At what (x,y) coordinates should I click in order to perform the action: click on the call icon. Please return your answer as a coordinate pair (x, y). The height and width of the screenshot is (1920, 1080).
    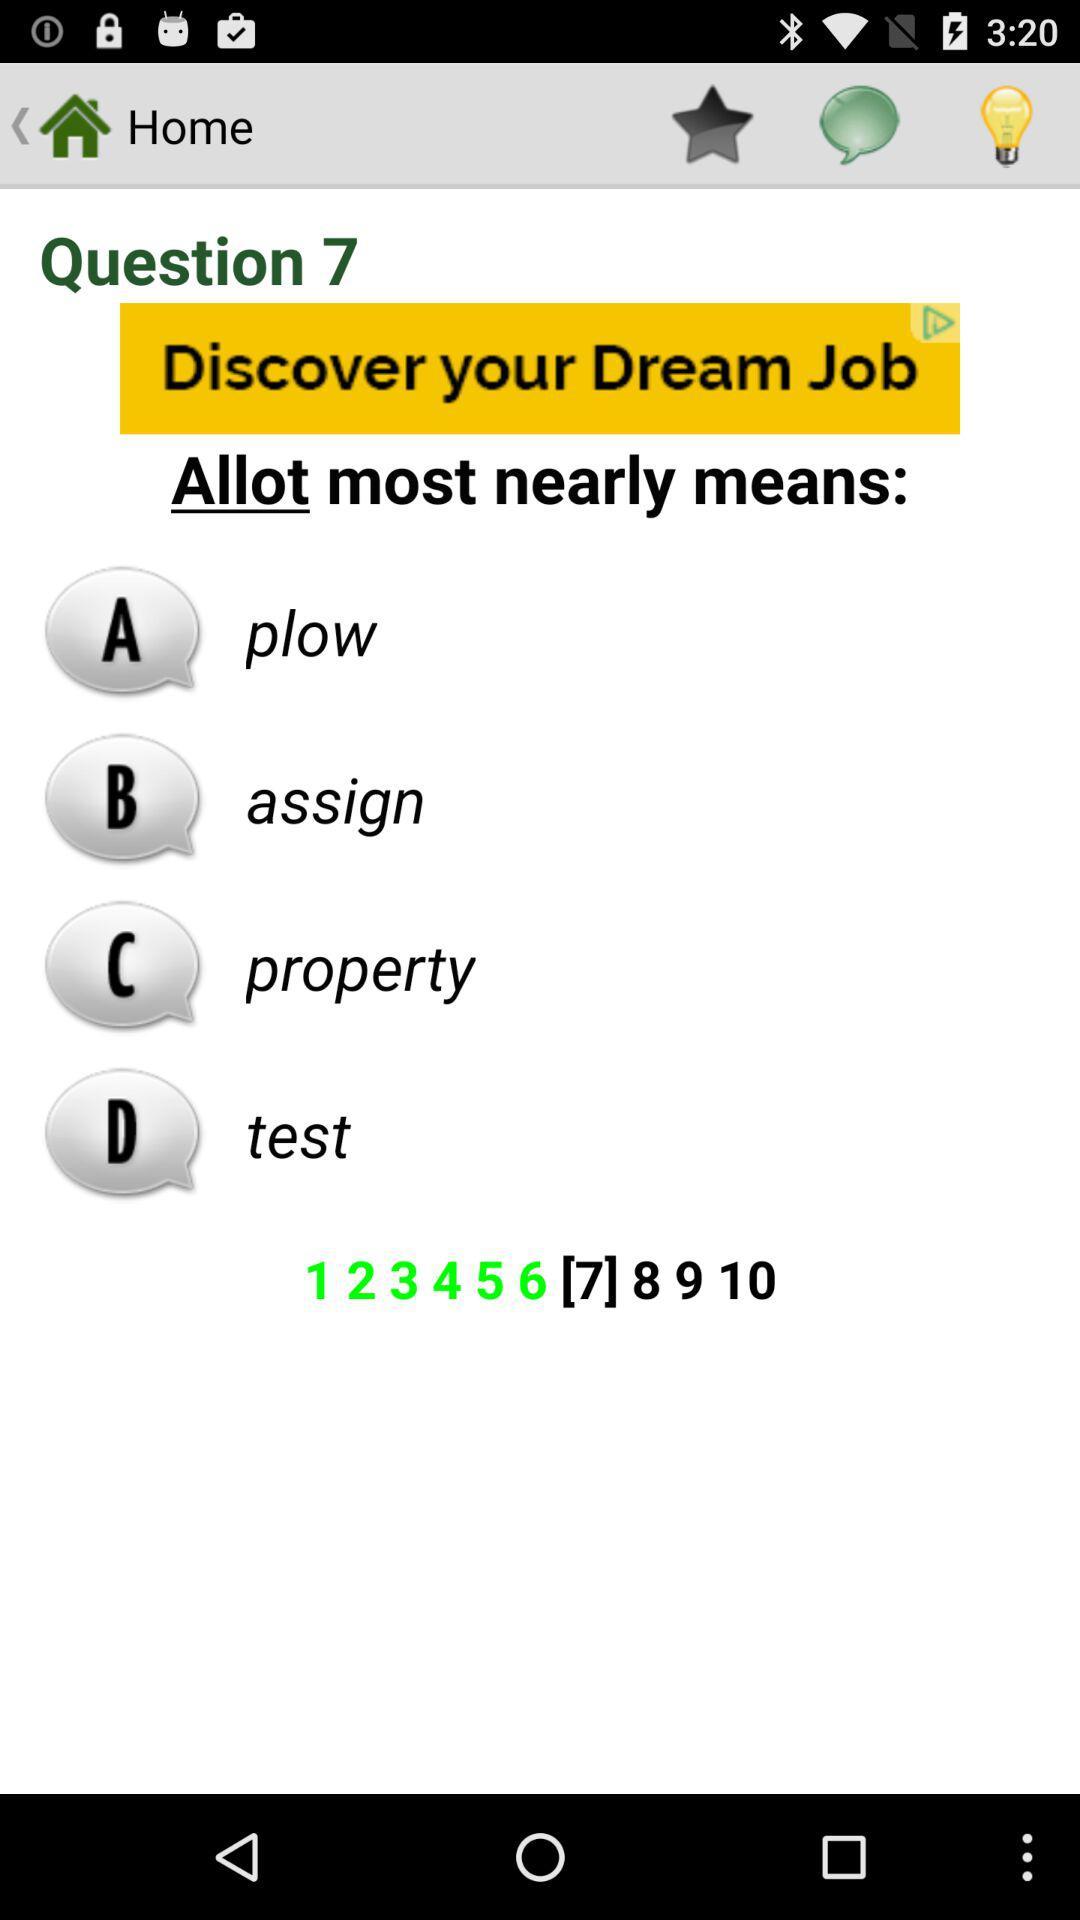
    Looking at the image, I should click on (123, 1034).